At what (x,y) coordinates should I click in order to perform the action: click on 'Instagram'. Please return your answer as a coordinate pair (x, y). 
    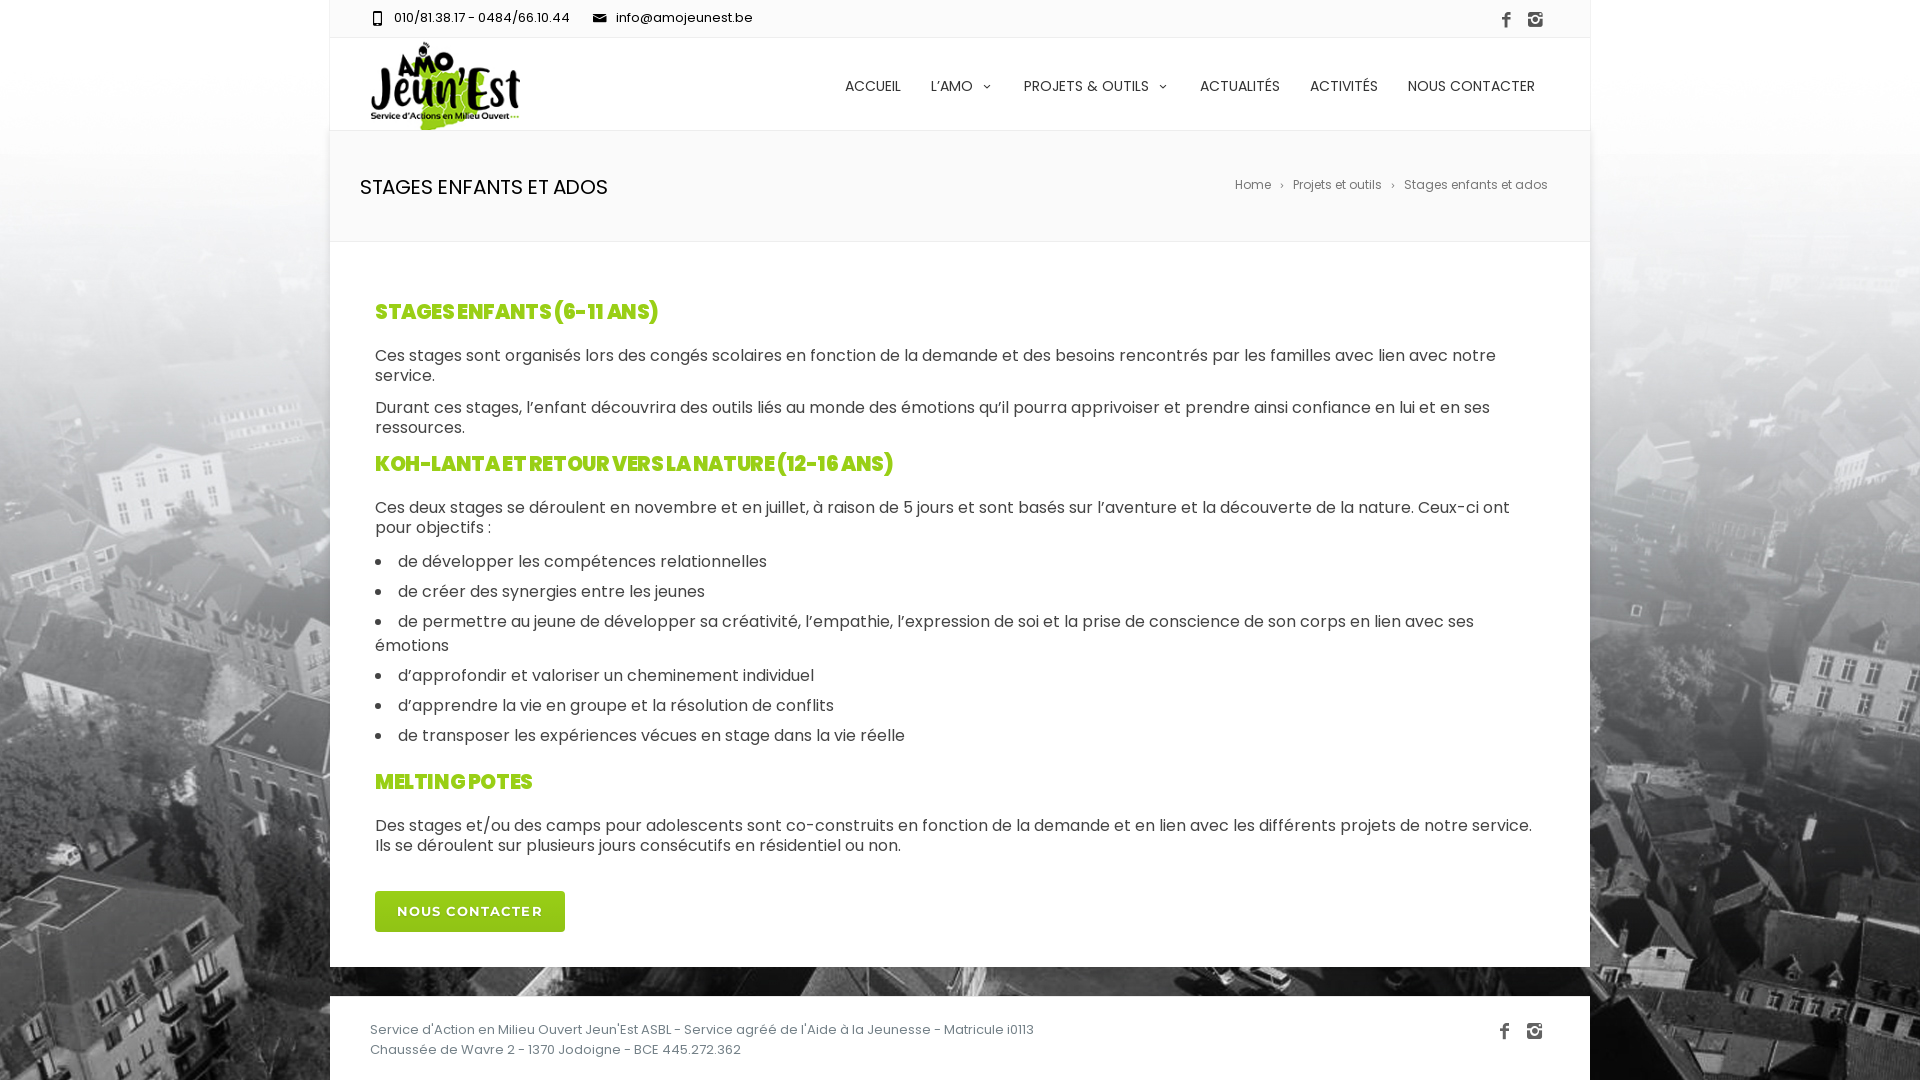
    Looking at the image, I should click on (1534, 20).